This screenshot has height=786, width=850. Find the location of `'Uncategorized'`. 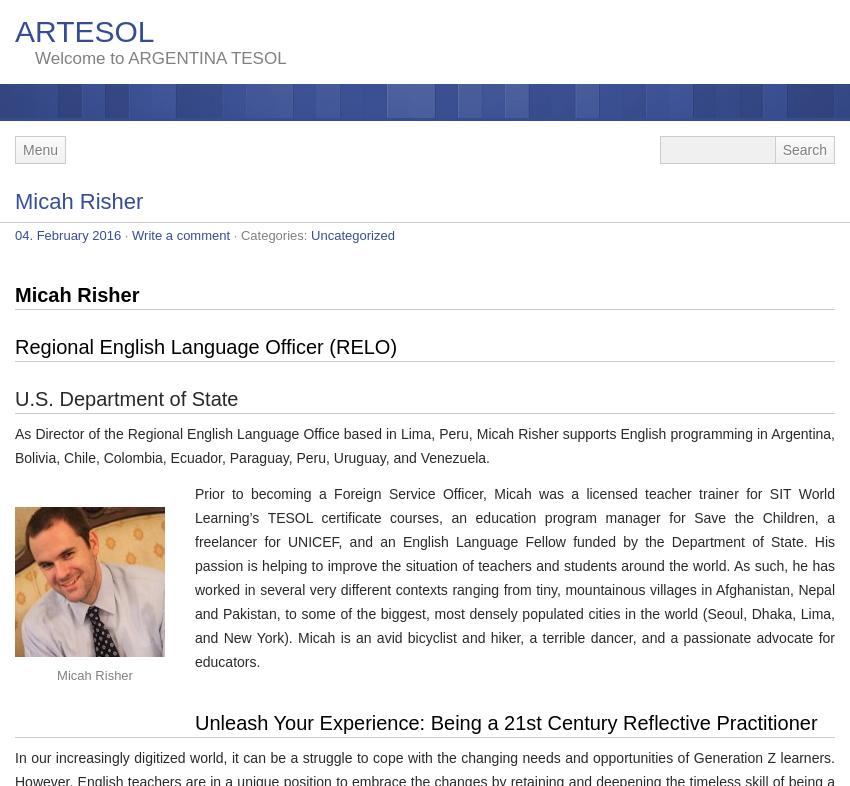

'Uncategorized' is located at coordinates (311, 235).